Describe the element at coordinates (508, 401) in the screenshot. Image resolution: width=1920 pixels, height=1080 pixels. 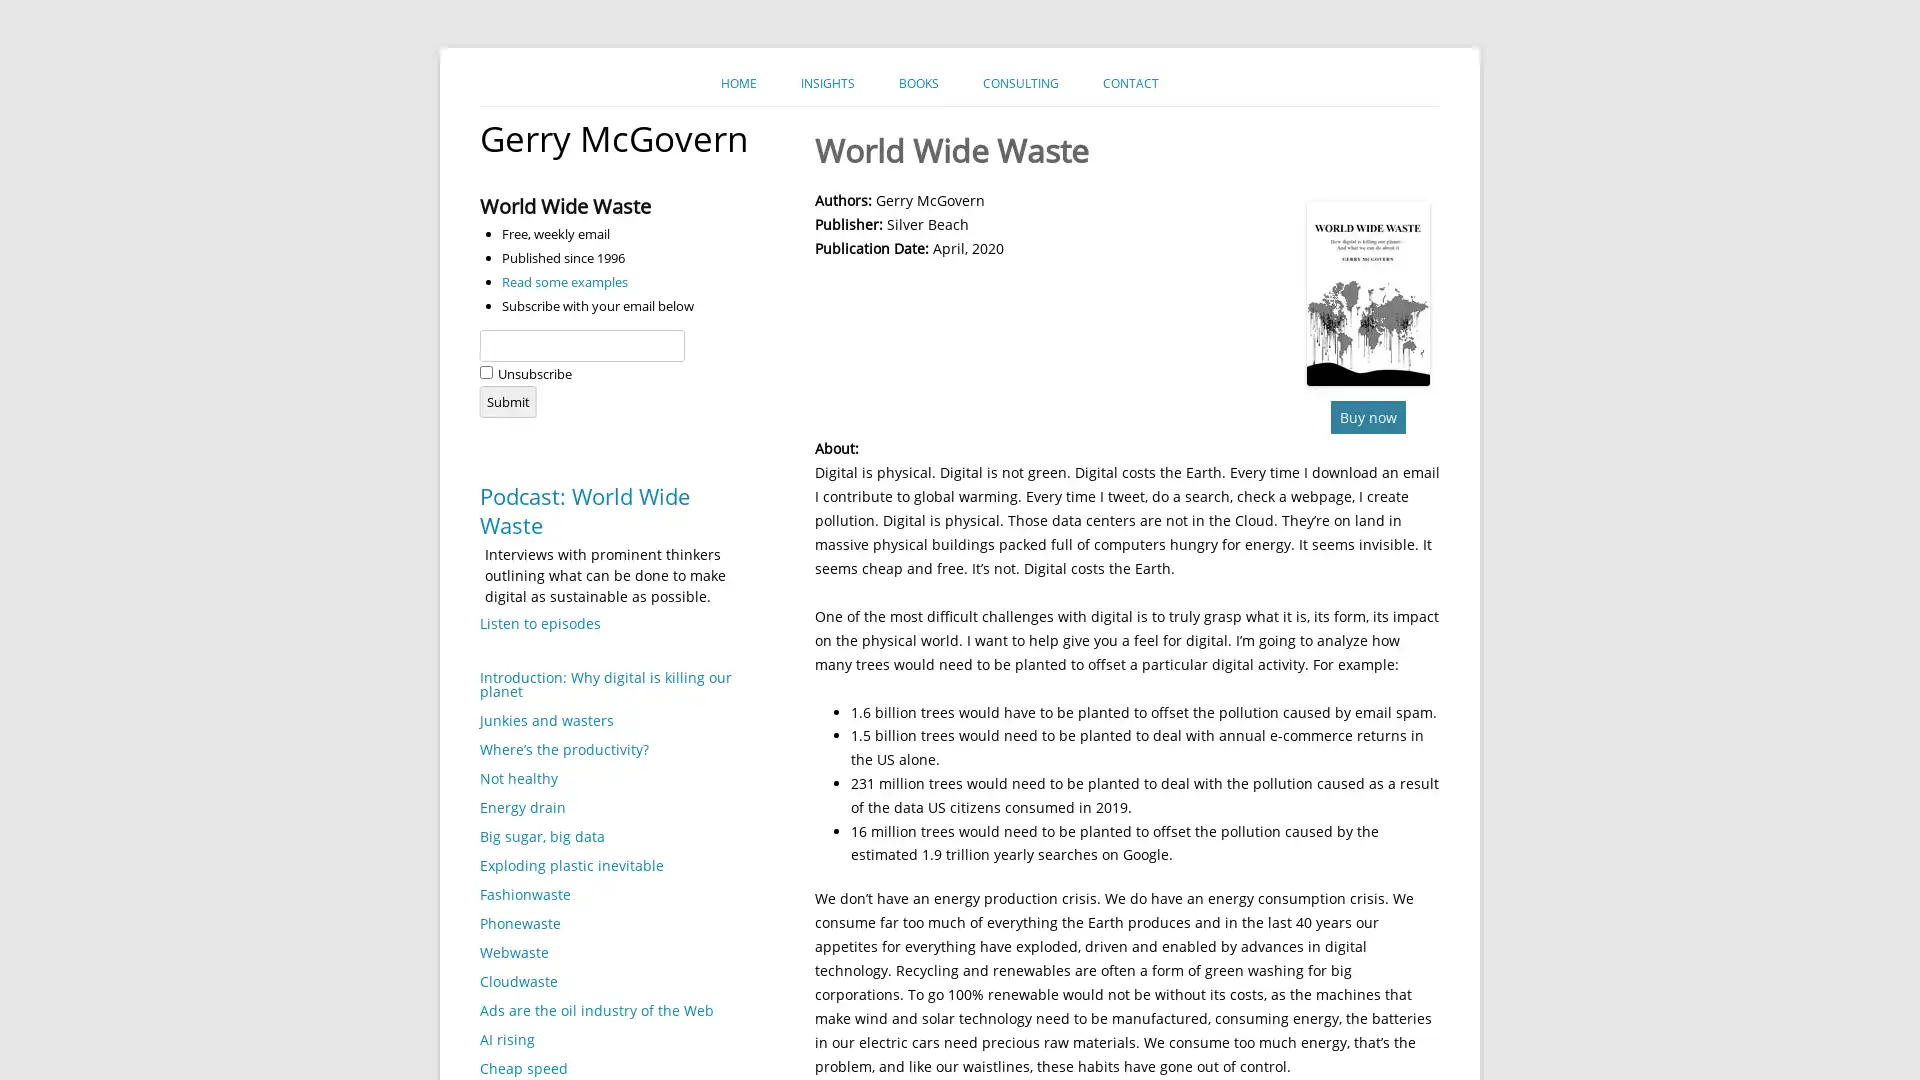
I see `Submit` at that location.